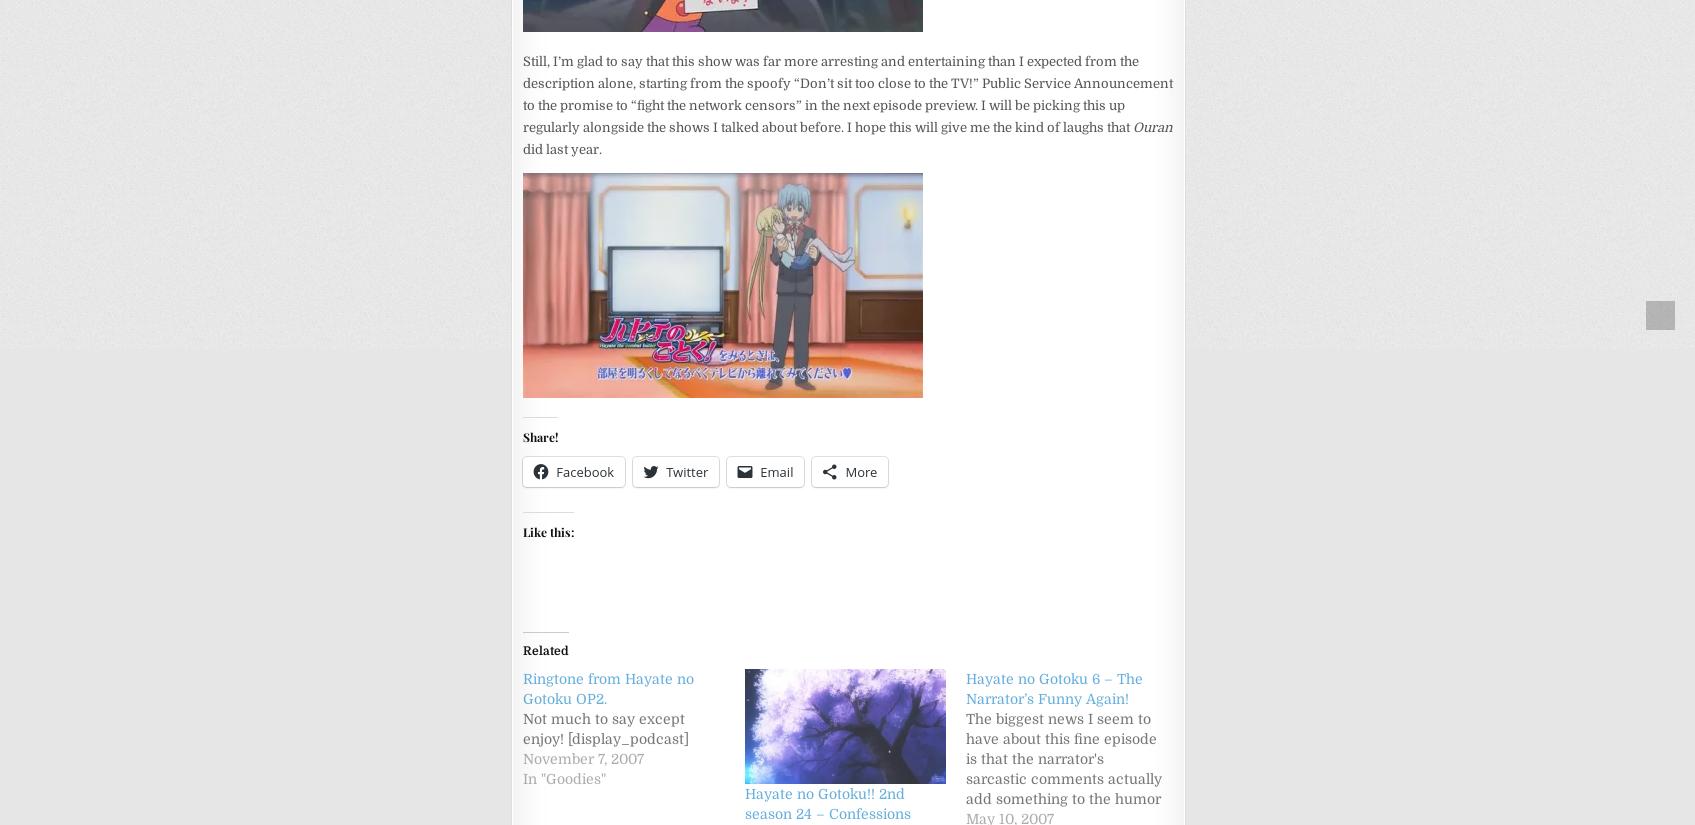 This screenshot has width=1695, height=825. Describe the element at coordinates (1151, 126) in the screenshot. I see `'Ouran'` at that location.